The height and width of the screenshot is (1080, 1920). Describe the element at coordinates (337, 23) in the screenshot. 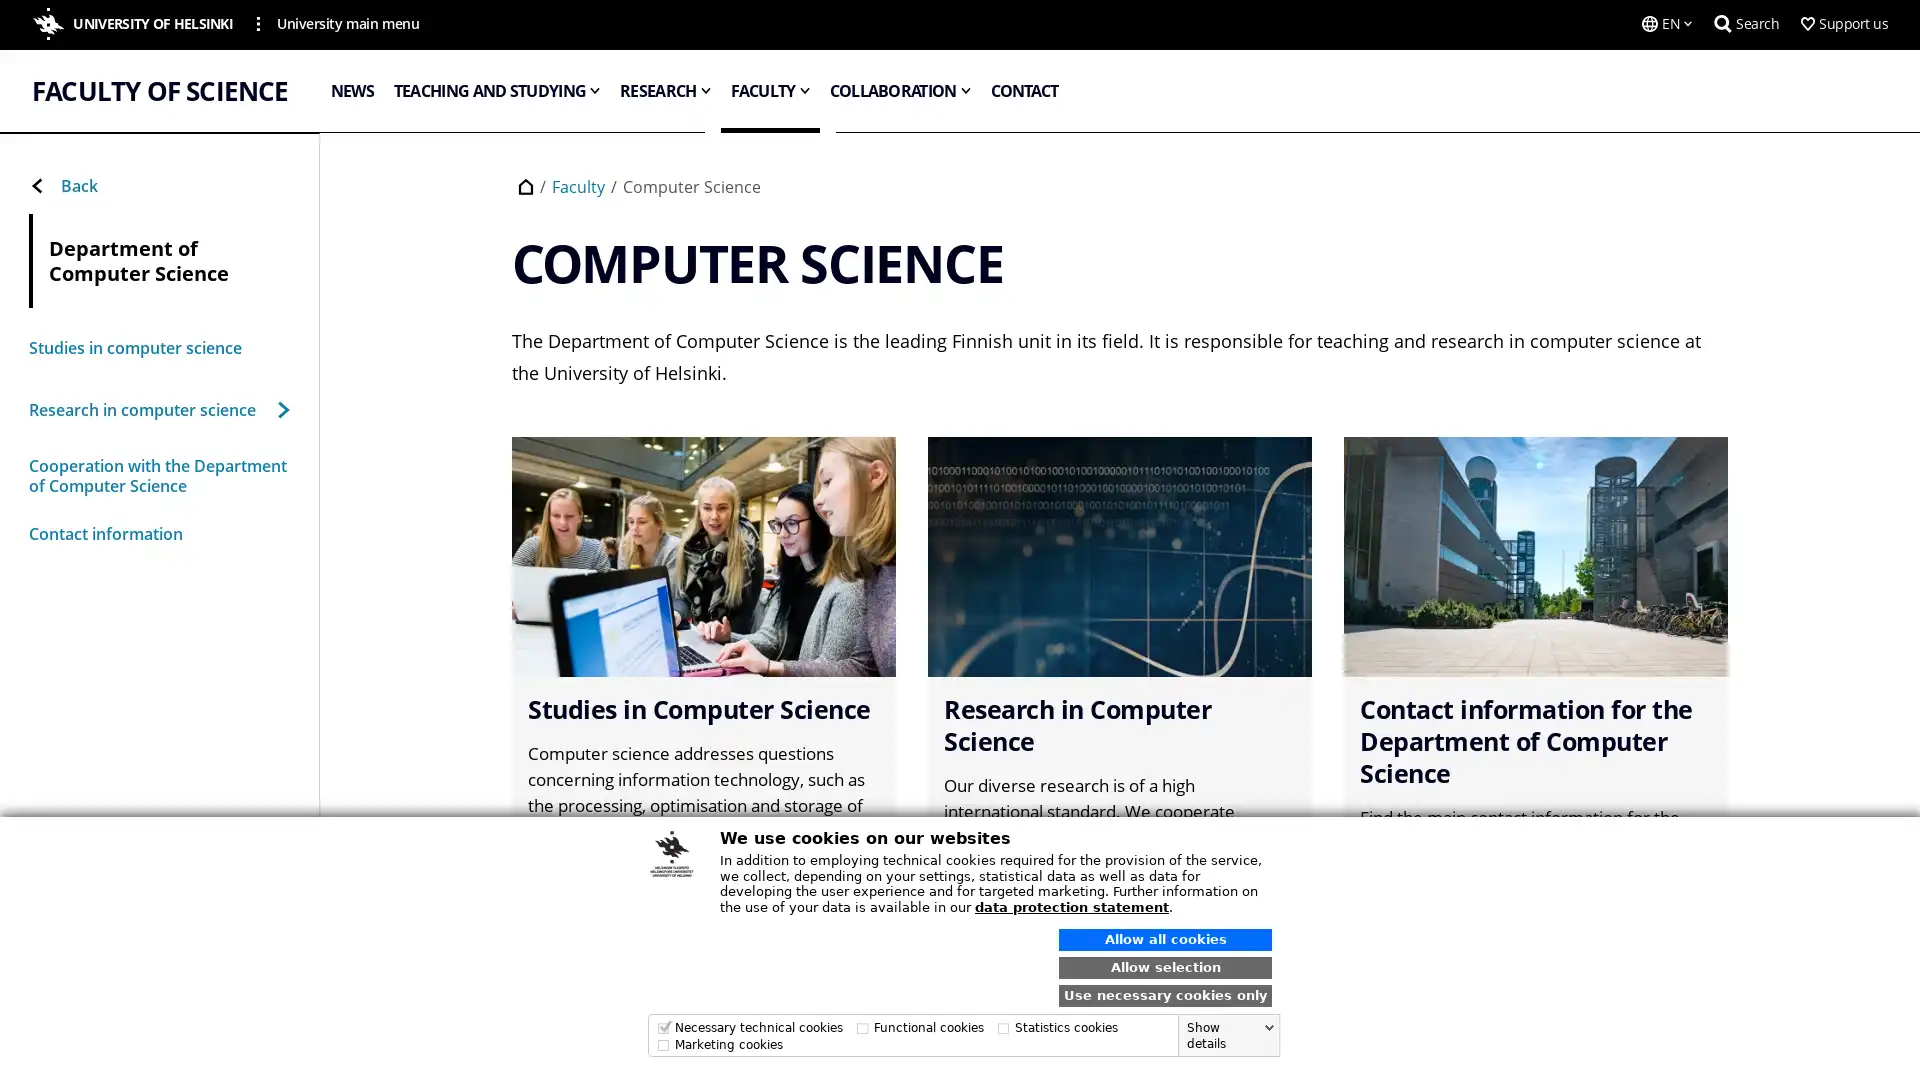

I see `University main menu` at that location.